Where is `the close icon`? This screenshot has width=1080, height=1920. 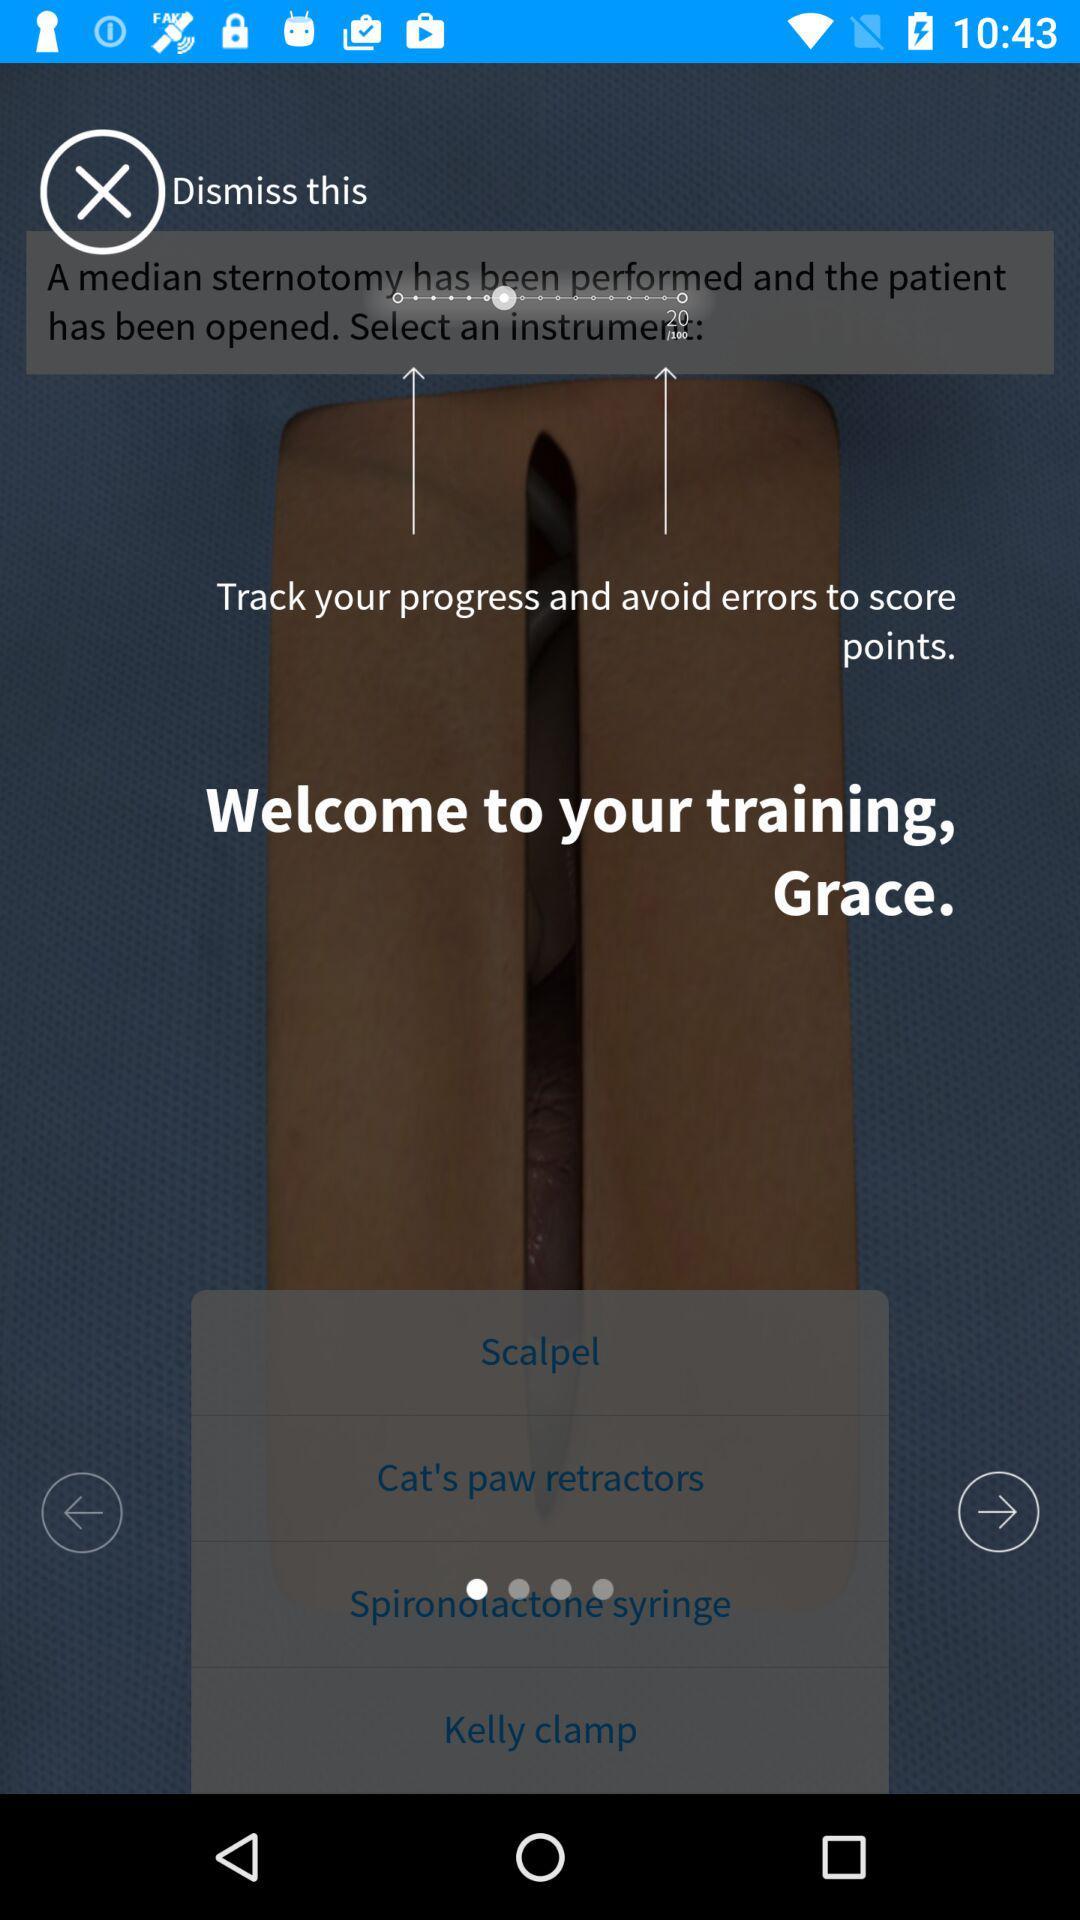 the close icon is located at coordinates (102, 192).